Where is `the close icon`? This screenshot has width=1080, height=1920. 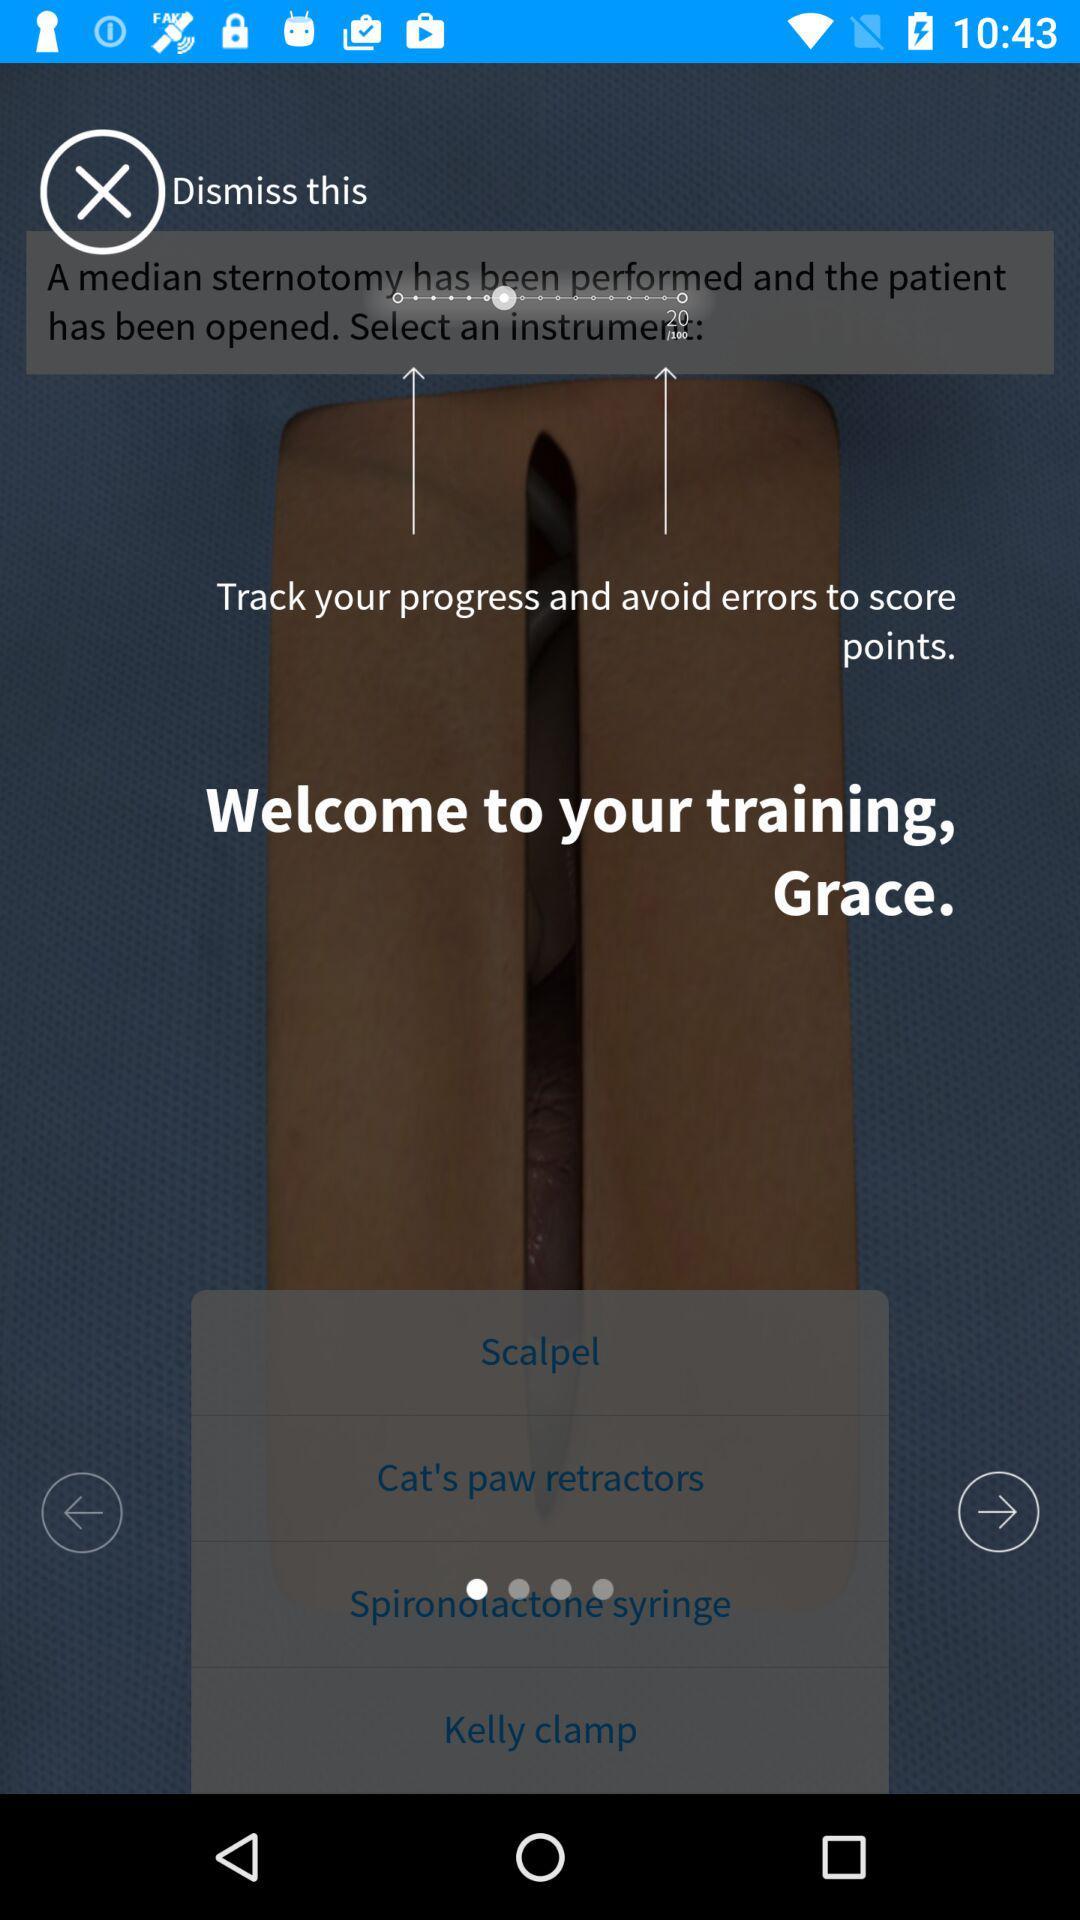 the close icon is located at coordinates (102, 192).